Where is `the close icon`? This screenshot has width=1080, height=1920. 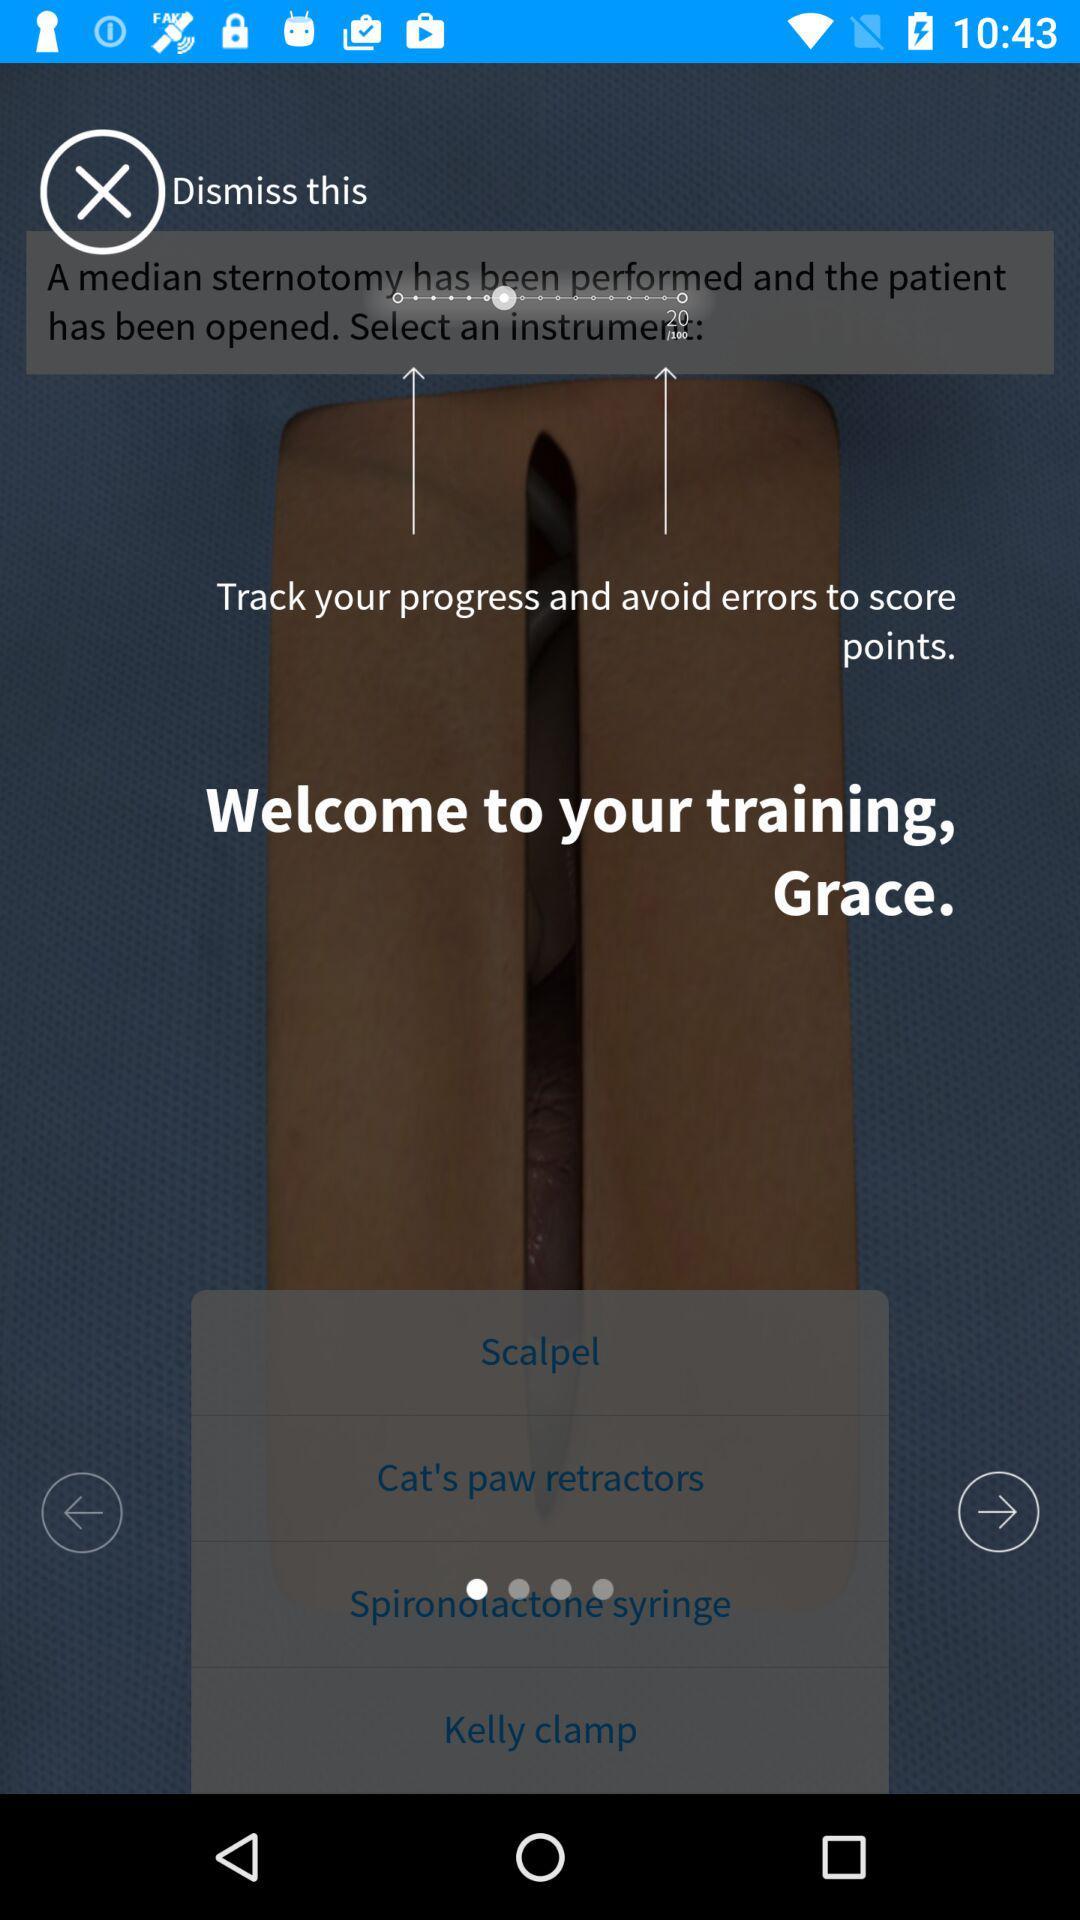 the close icon is located at coordinates (102, 192).